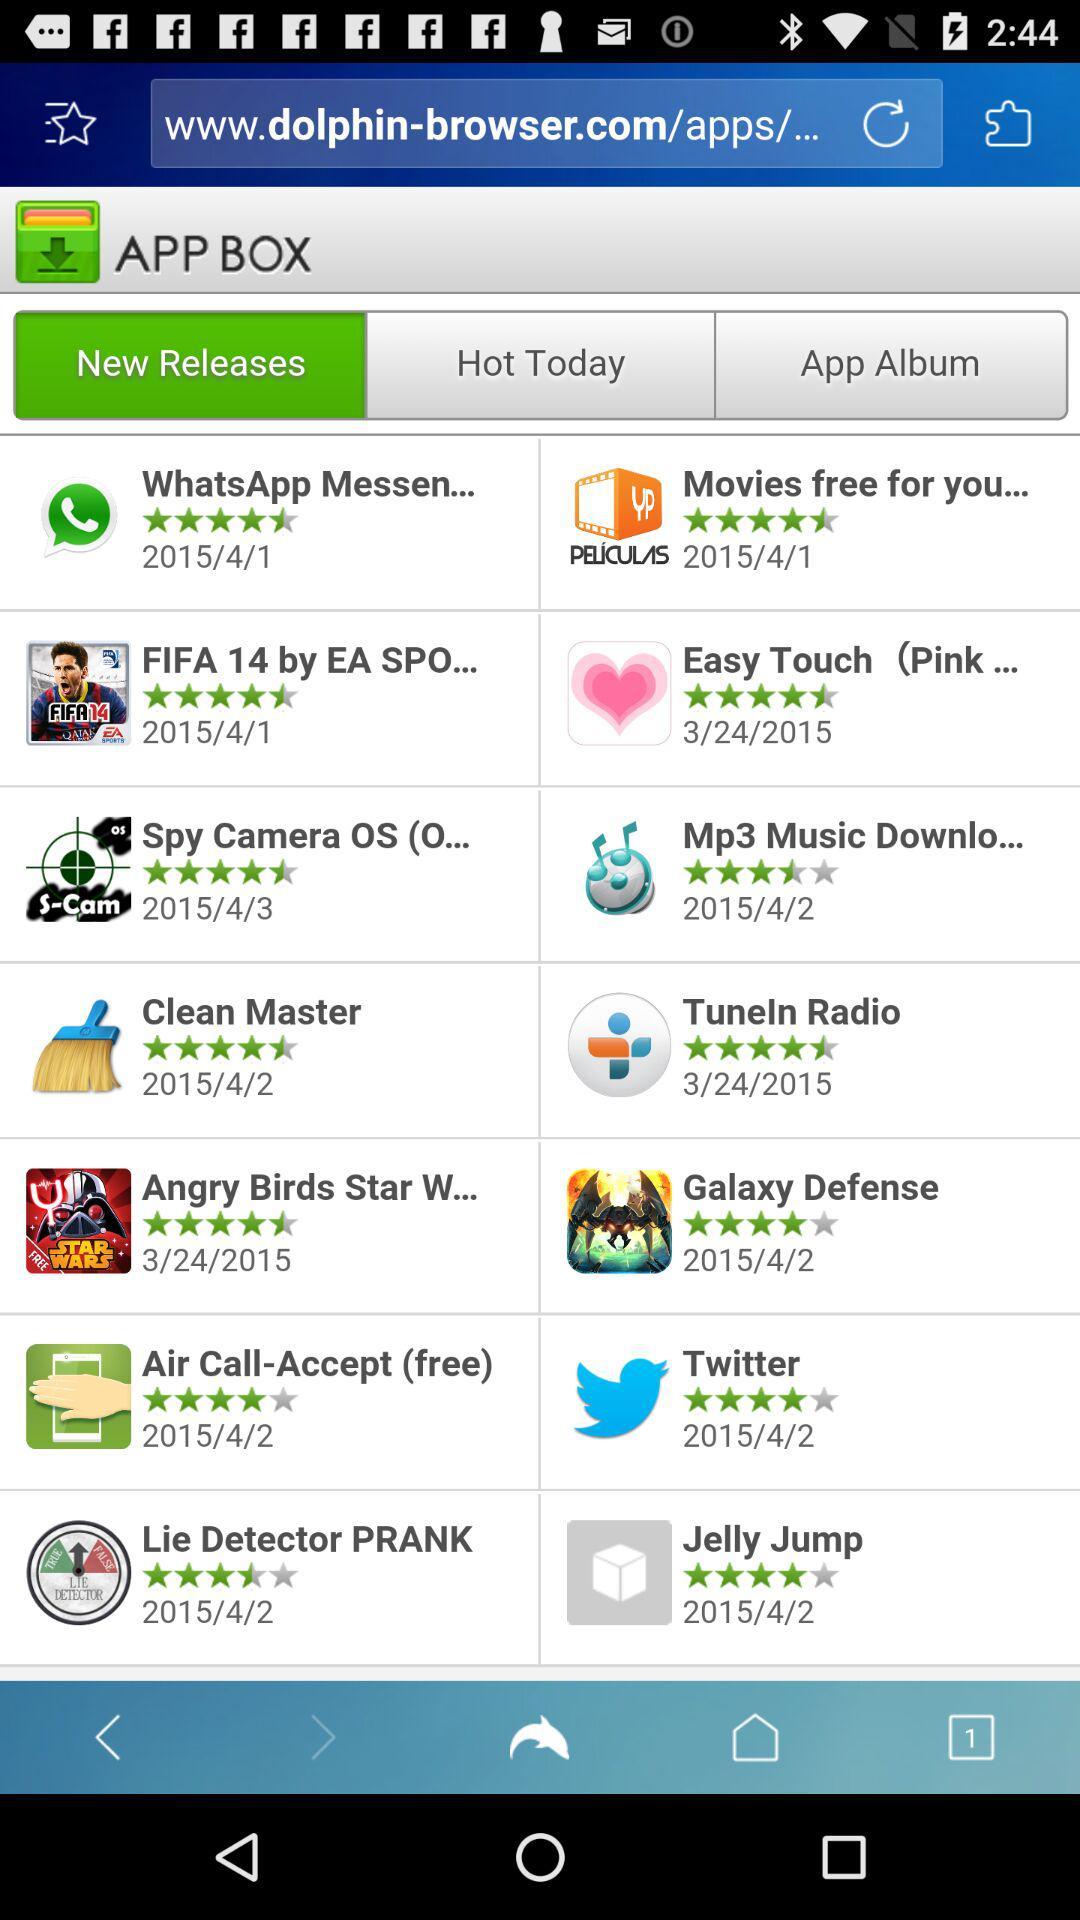 This screenshot has height=1920, width=1080. What do you see at coordinates (540, 932) in the screenshot?
I see `discretion` at bounding box center [540, 932].